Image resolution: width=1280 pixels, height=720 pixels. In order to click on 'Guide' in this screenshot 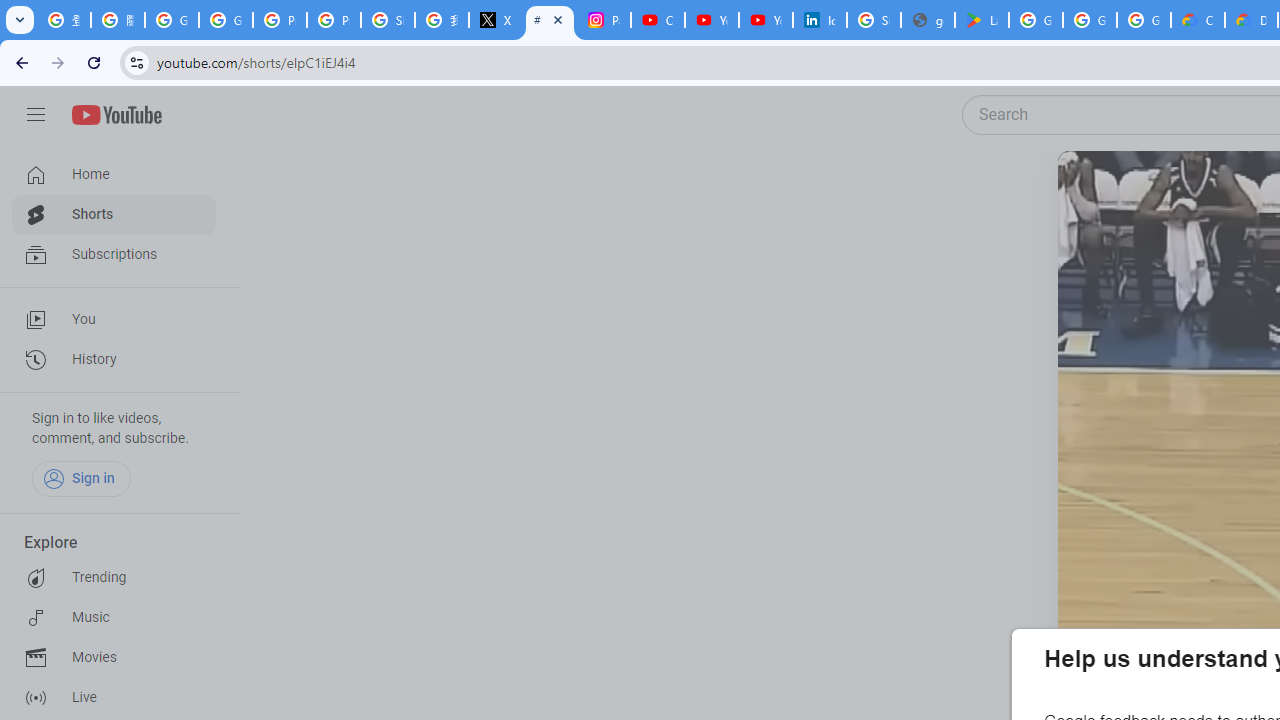, I will do `click(35, 115)`.